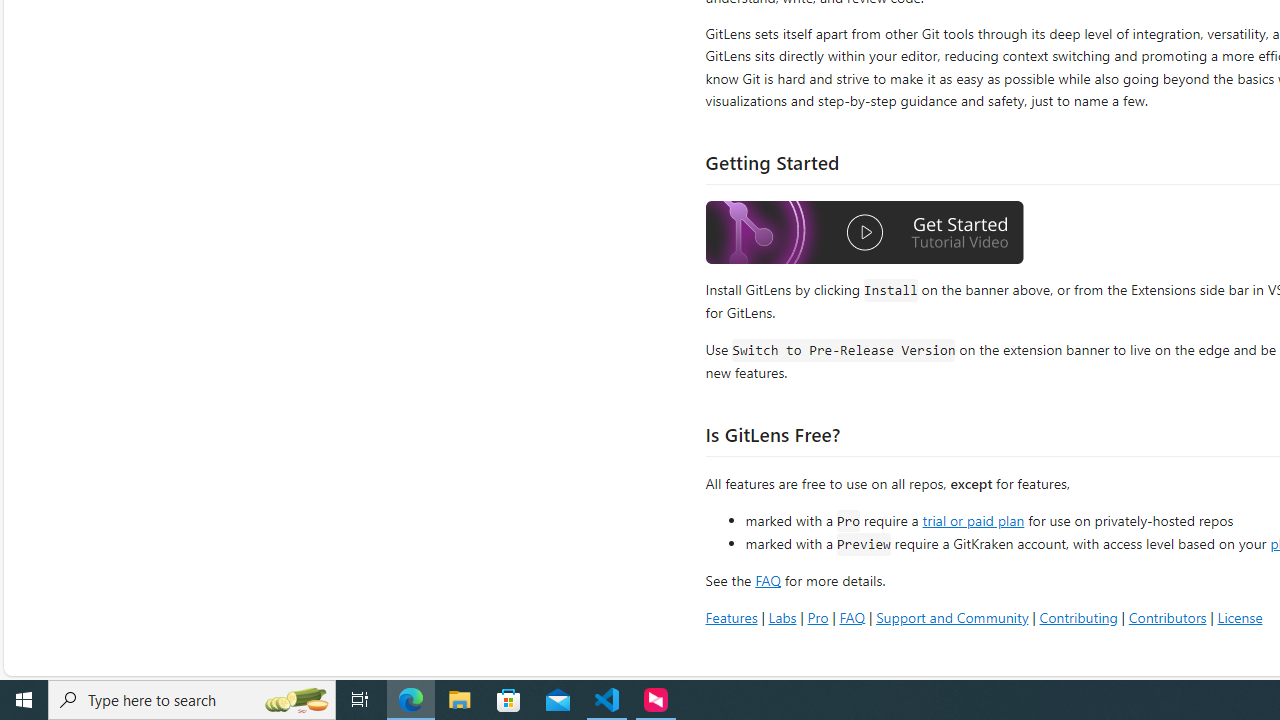  Describe the element at coordinates (865, 232) in the screenshot. I see `'Watch the GitLens Getting Started video'` at that location.